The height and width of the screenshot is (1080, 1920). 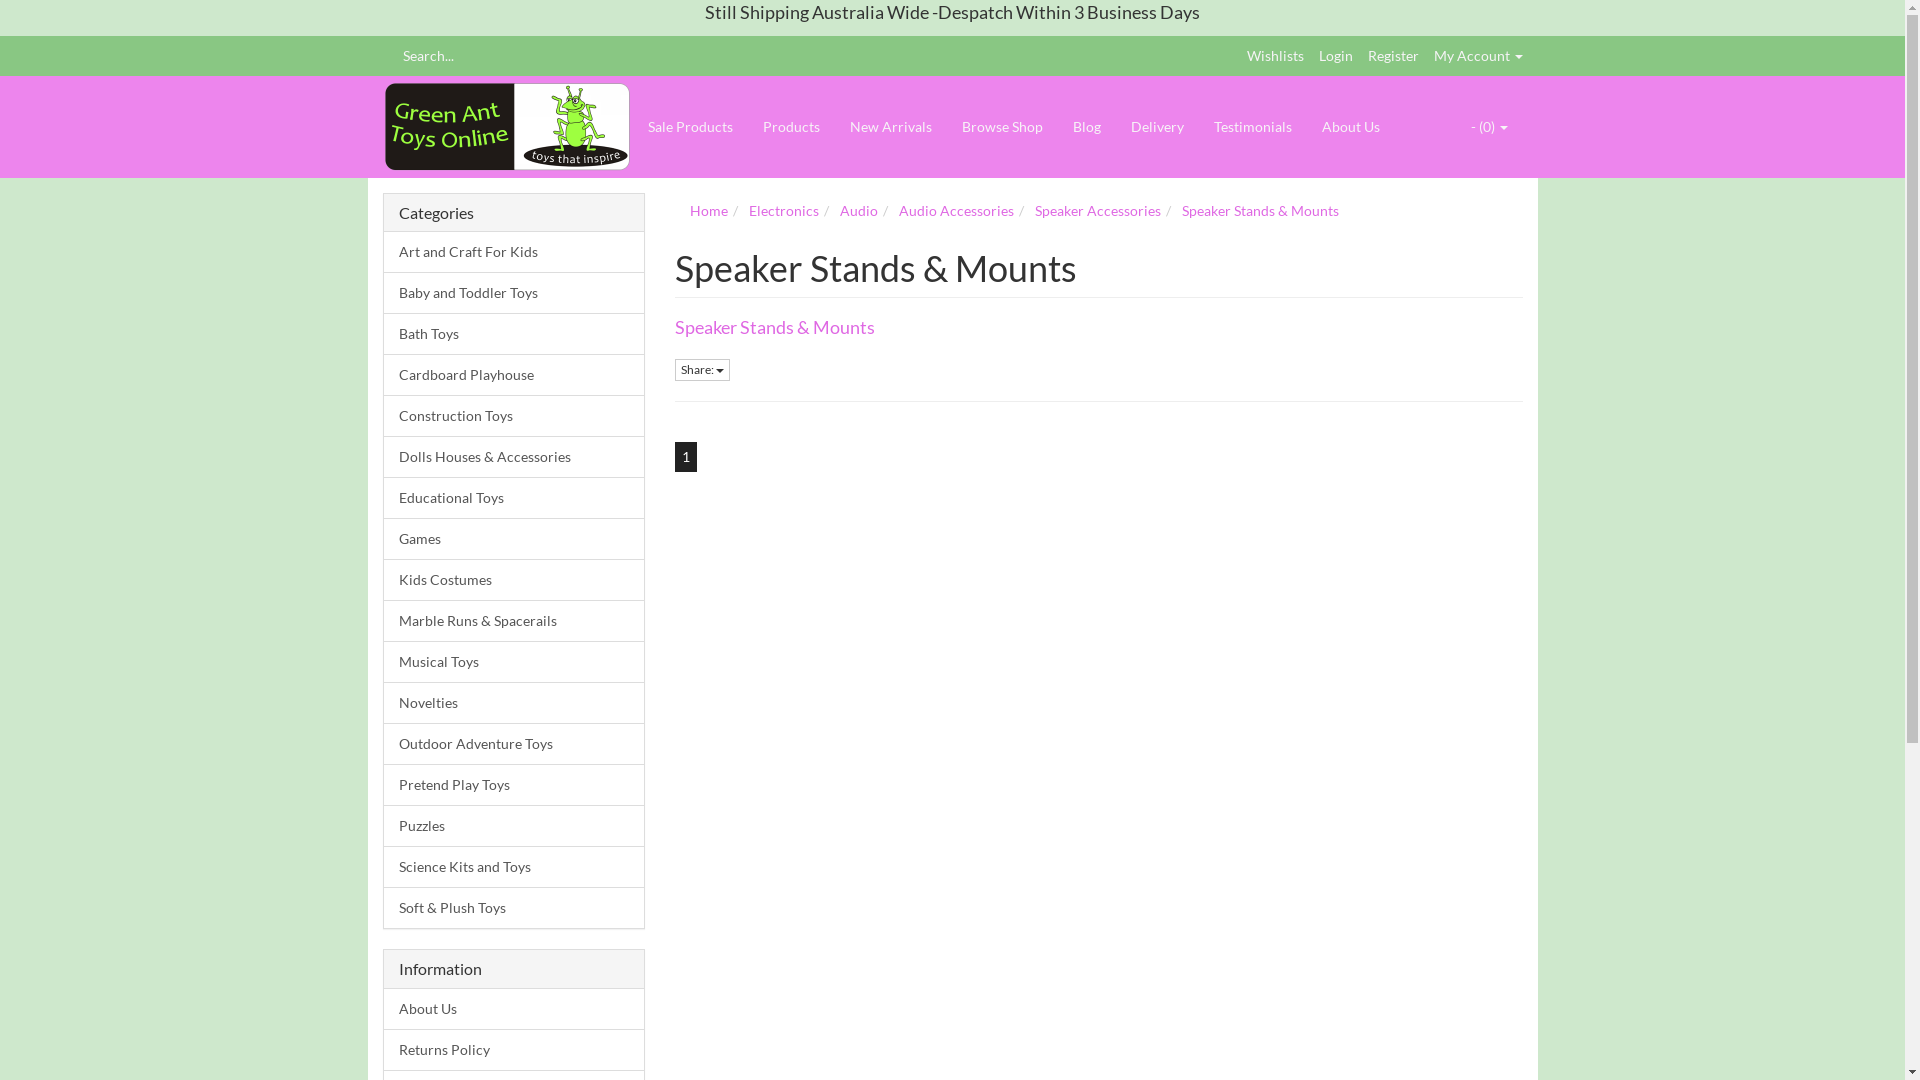 I want to click on 'Kids Costumes', so click(x=514, y=579).